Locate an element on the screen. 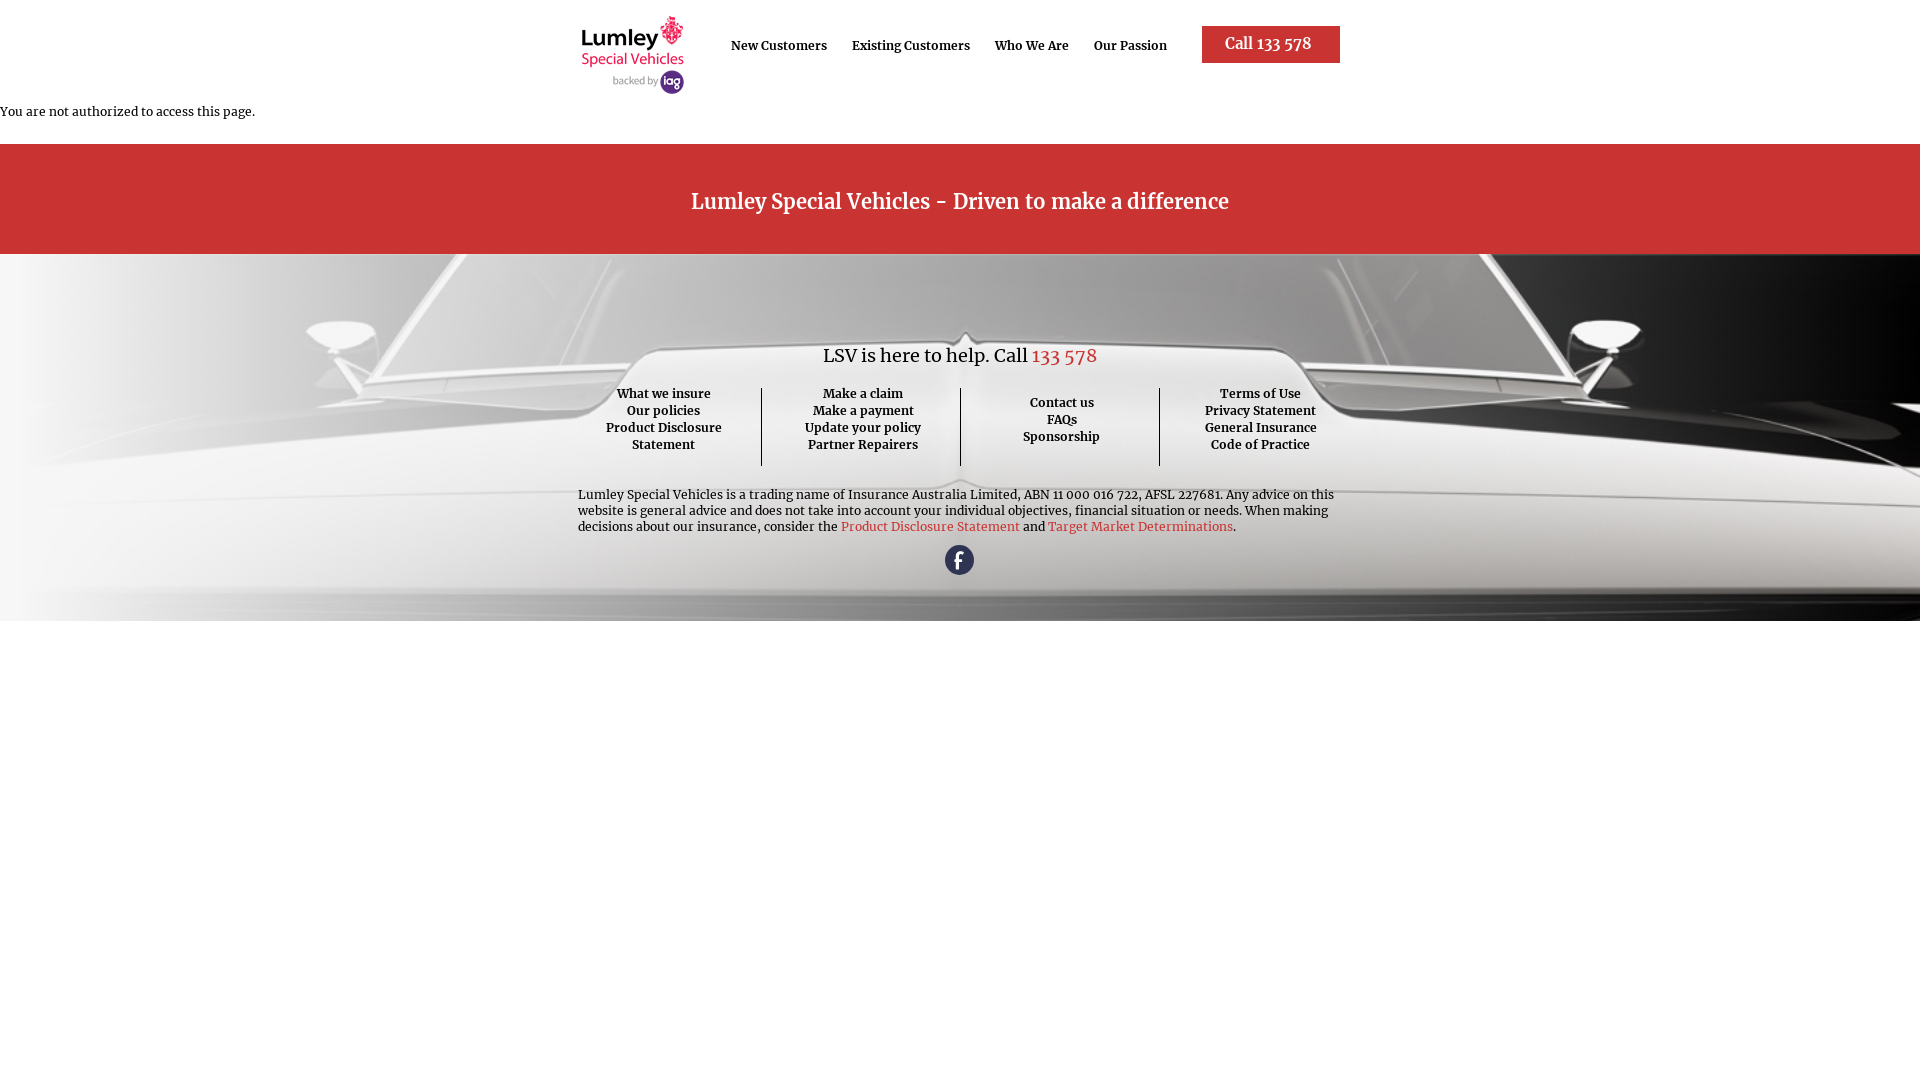  'Facebook' is located at coordinates (960, 561).